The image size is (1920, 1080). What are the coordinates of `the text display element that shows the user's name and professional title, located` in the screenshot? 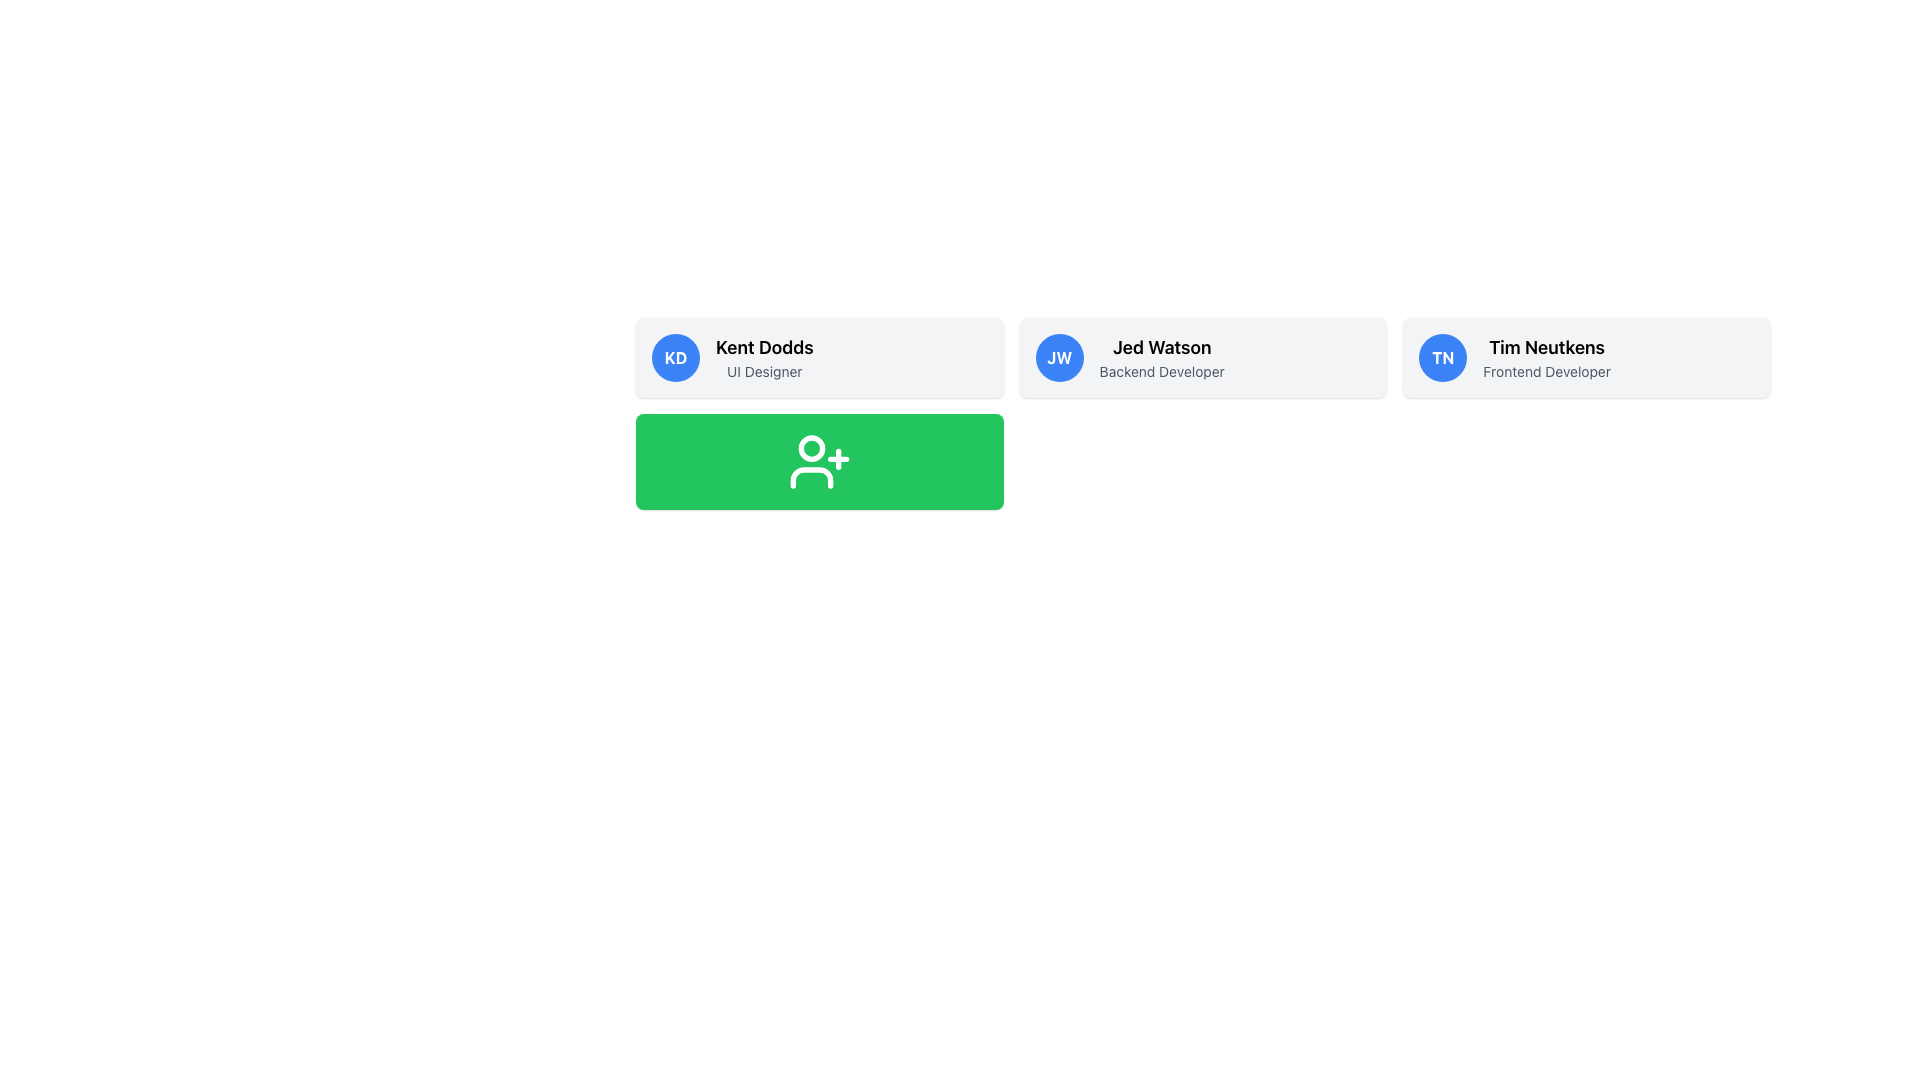 It's located at (1545, 357).